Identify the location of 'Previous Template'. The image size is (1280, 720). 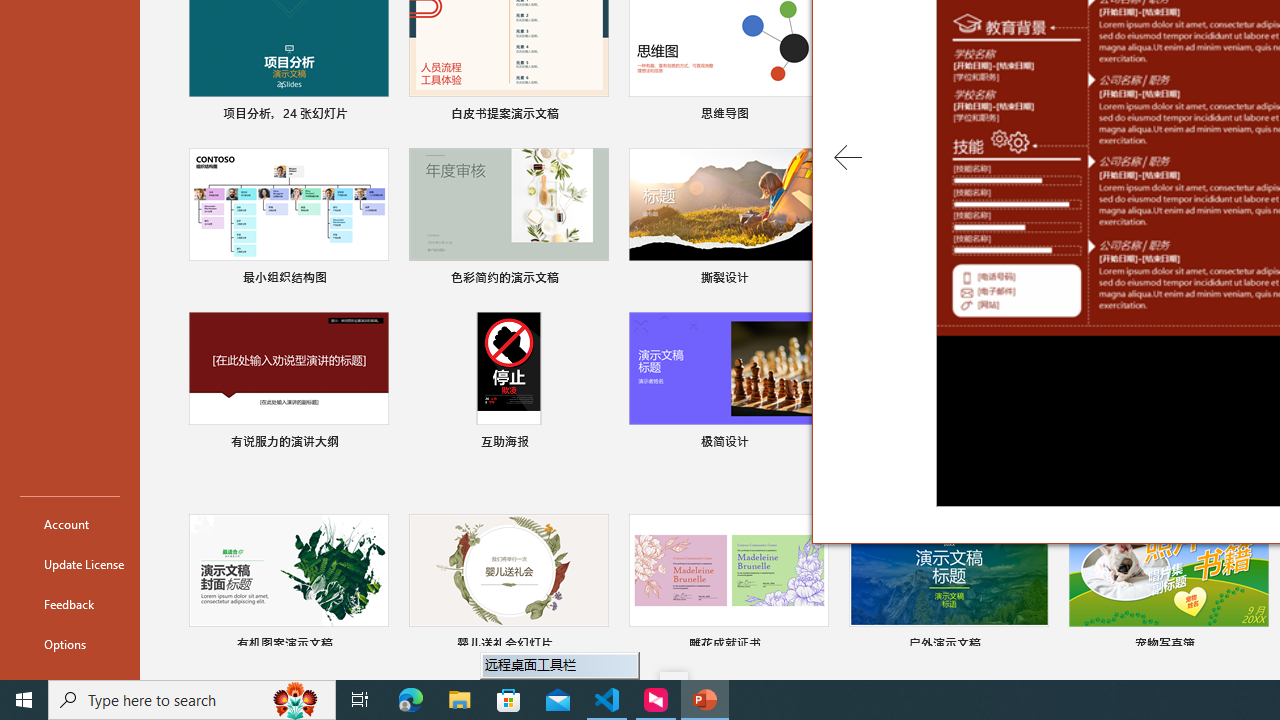
(848, 157).